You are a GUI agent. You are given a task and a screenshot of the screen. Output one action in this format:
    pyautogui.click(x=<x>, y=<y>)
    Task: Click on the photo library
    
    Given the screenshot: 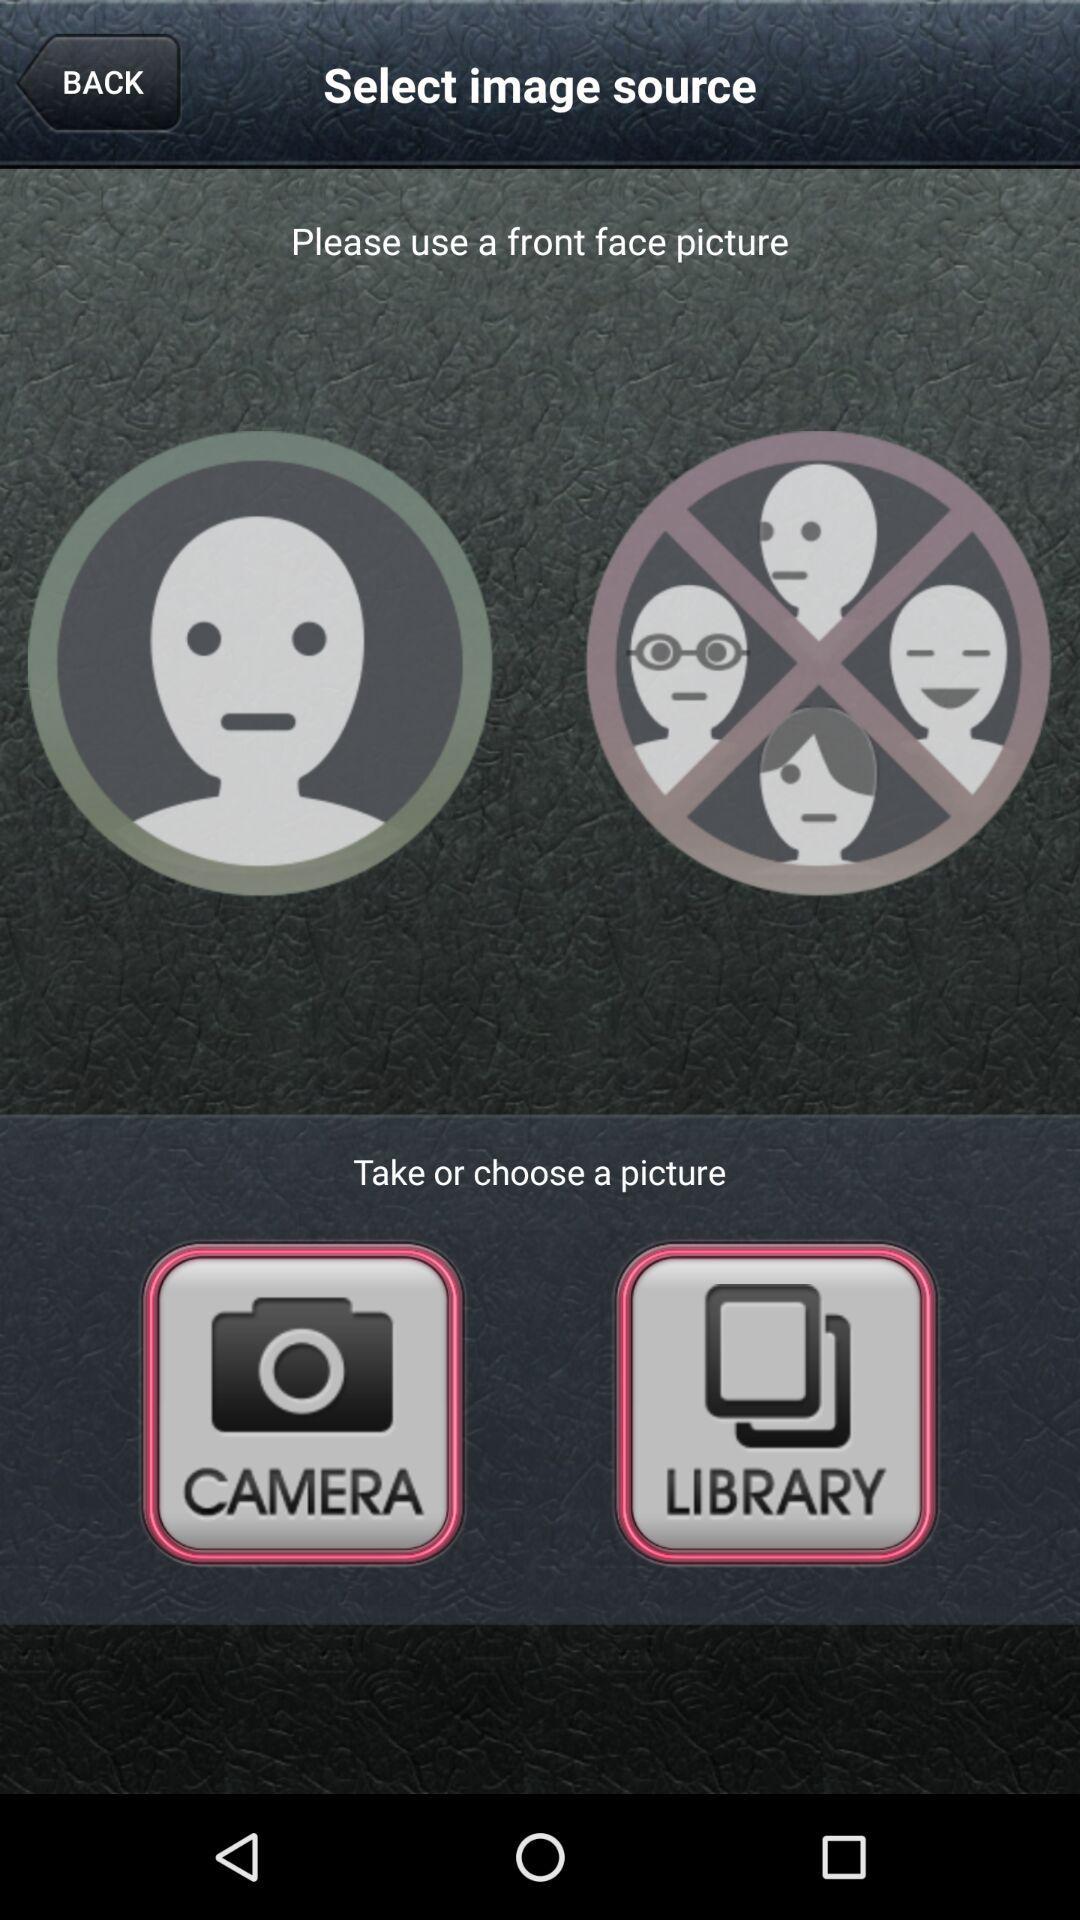 What is the action you would take?
    pyautogui.click(x=775, y=1401)
    